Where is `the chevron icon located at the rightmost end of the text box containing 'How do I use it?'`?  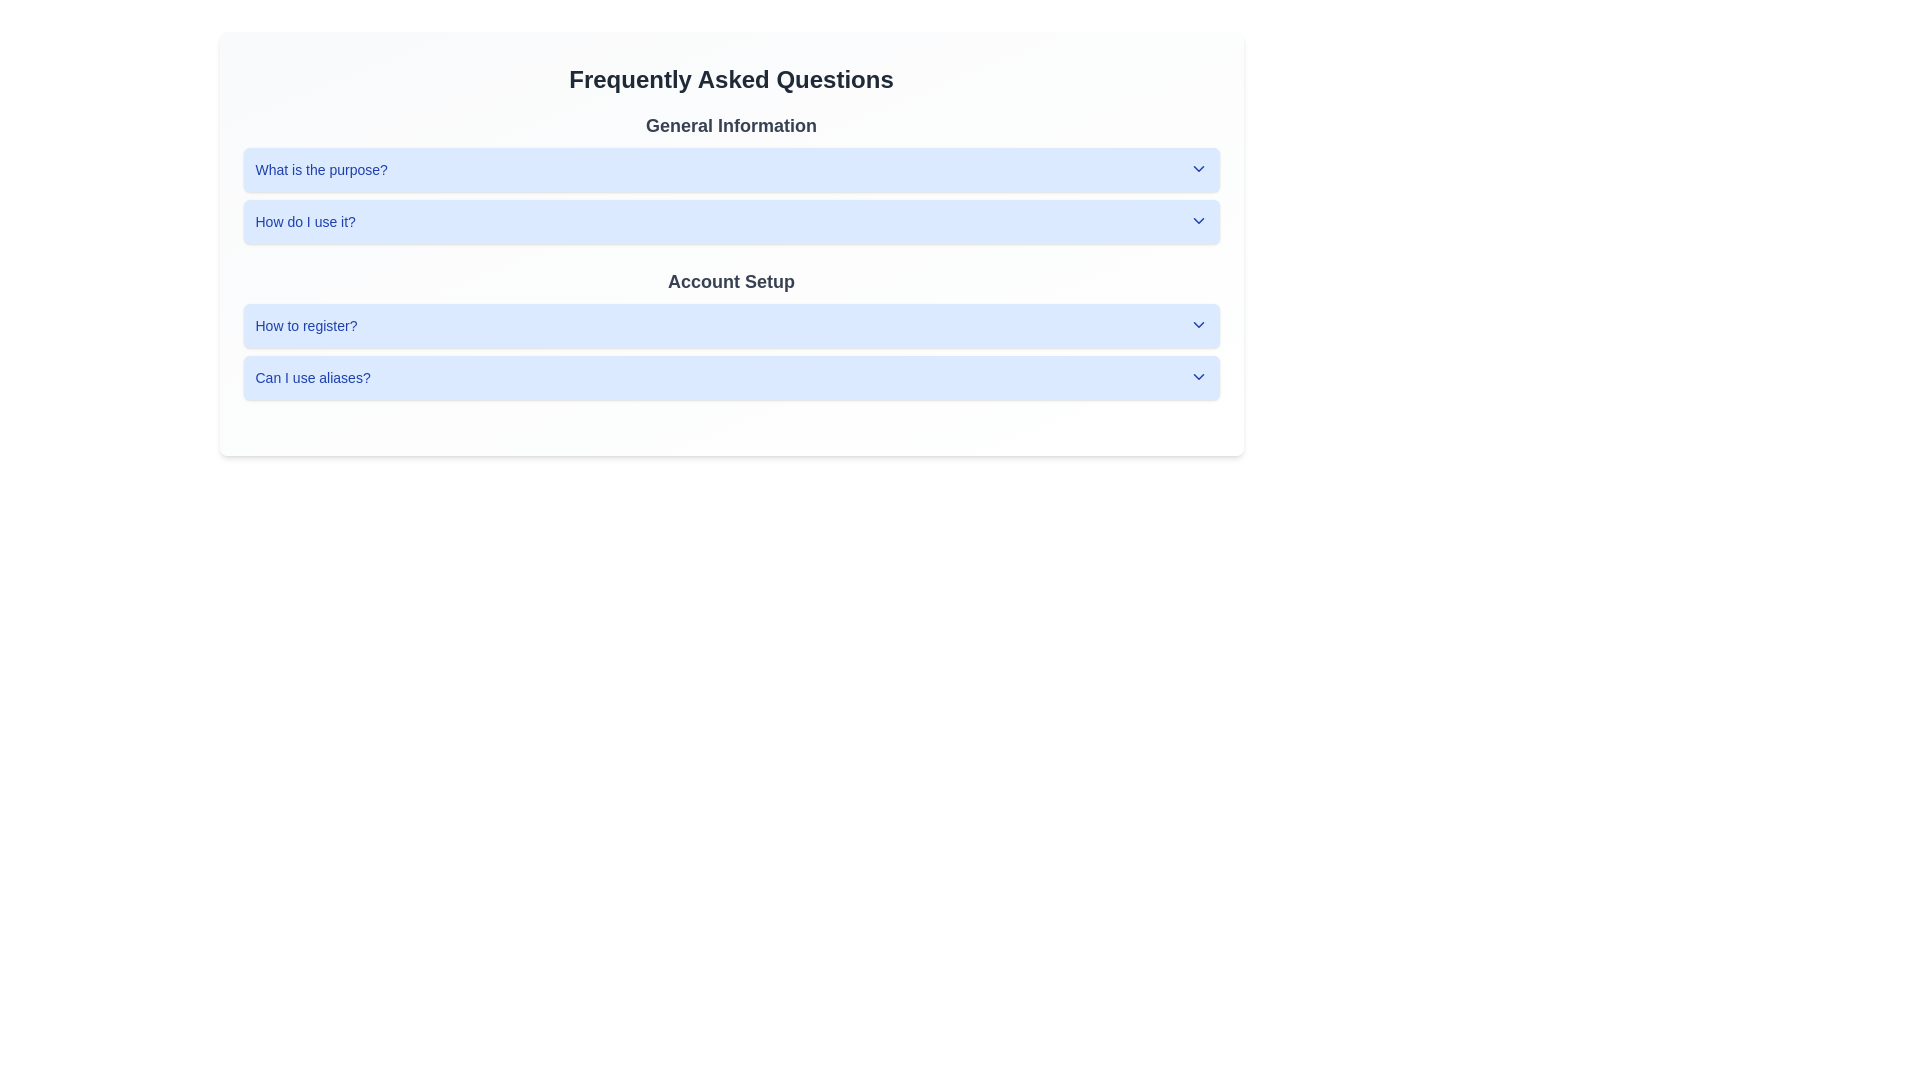 the chevron icon located at the rightmost end of the text box containing 'How do I use it?' is located at coordinates (1198, 220).